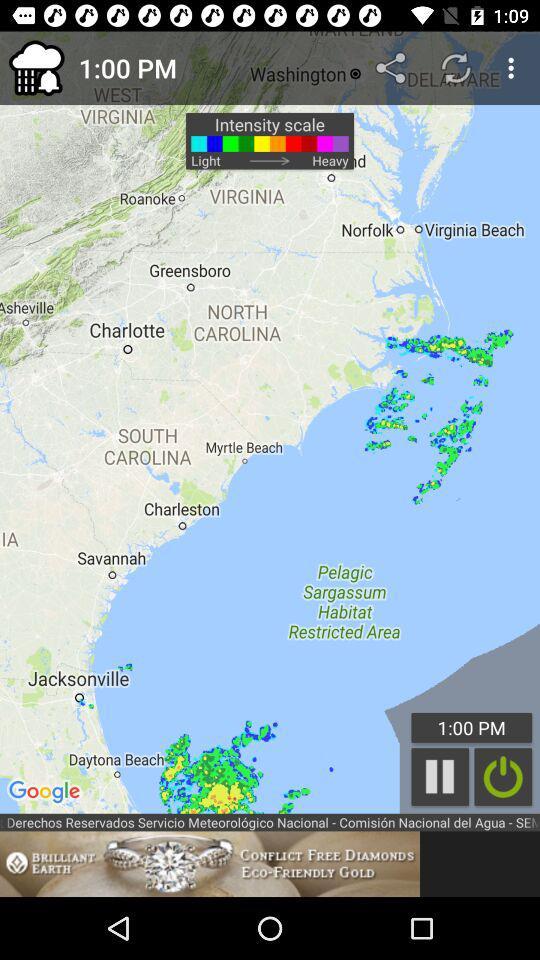 The width and height of the screenshot is (540, 960). What do you see at coordinates (270, 422) in the screenshot?
I see `the item above national weather service item` at bounding box center [270, 422].